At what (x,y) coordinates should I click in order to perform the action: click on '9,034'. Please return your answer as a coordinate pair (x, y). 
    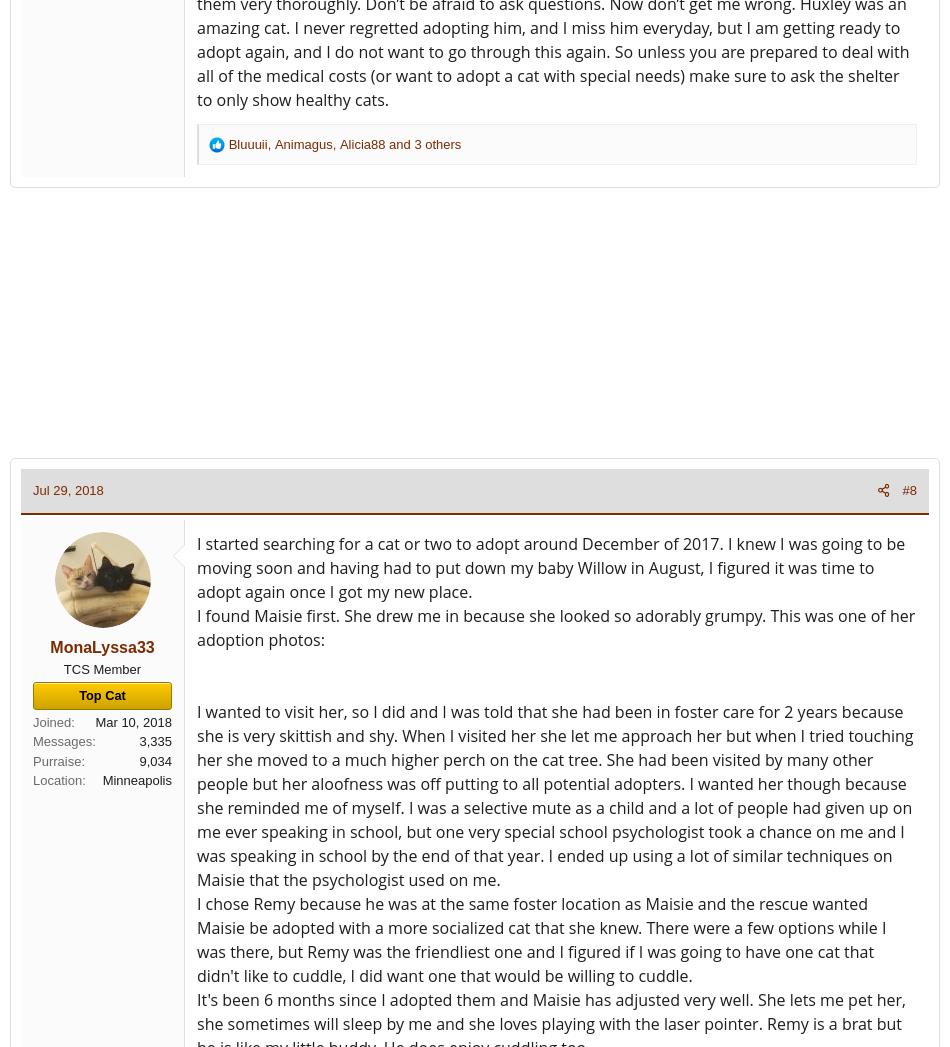
    Looking at the image, I should click on (138, 760).